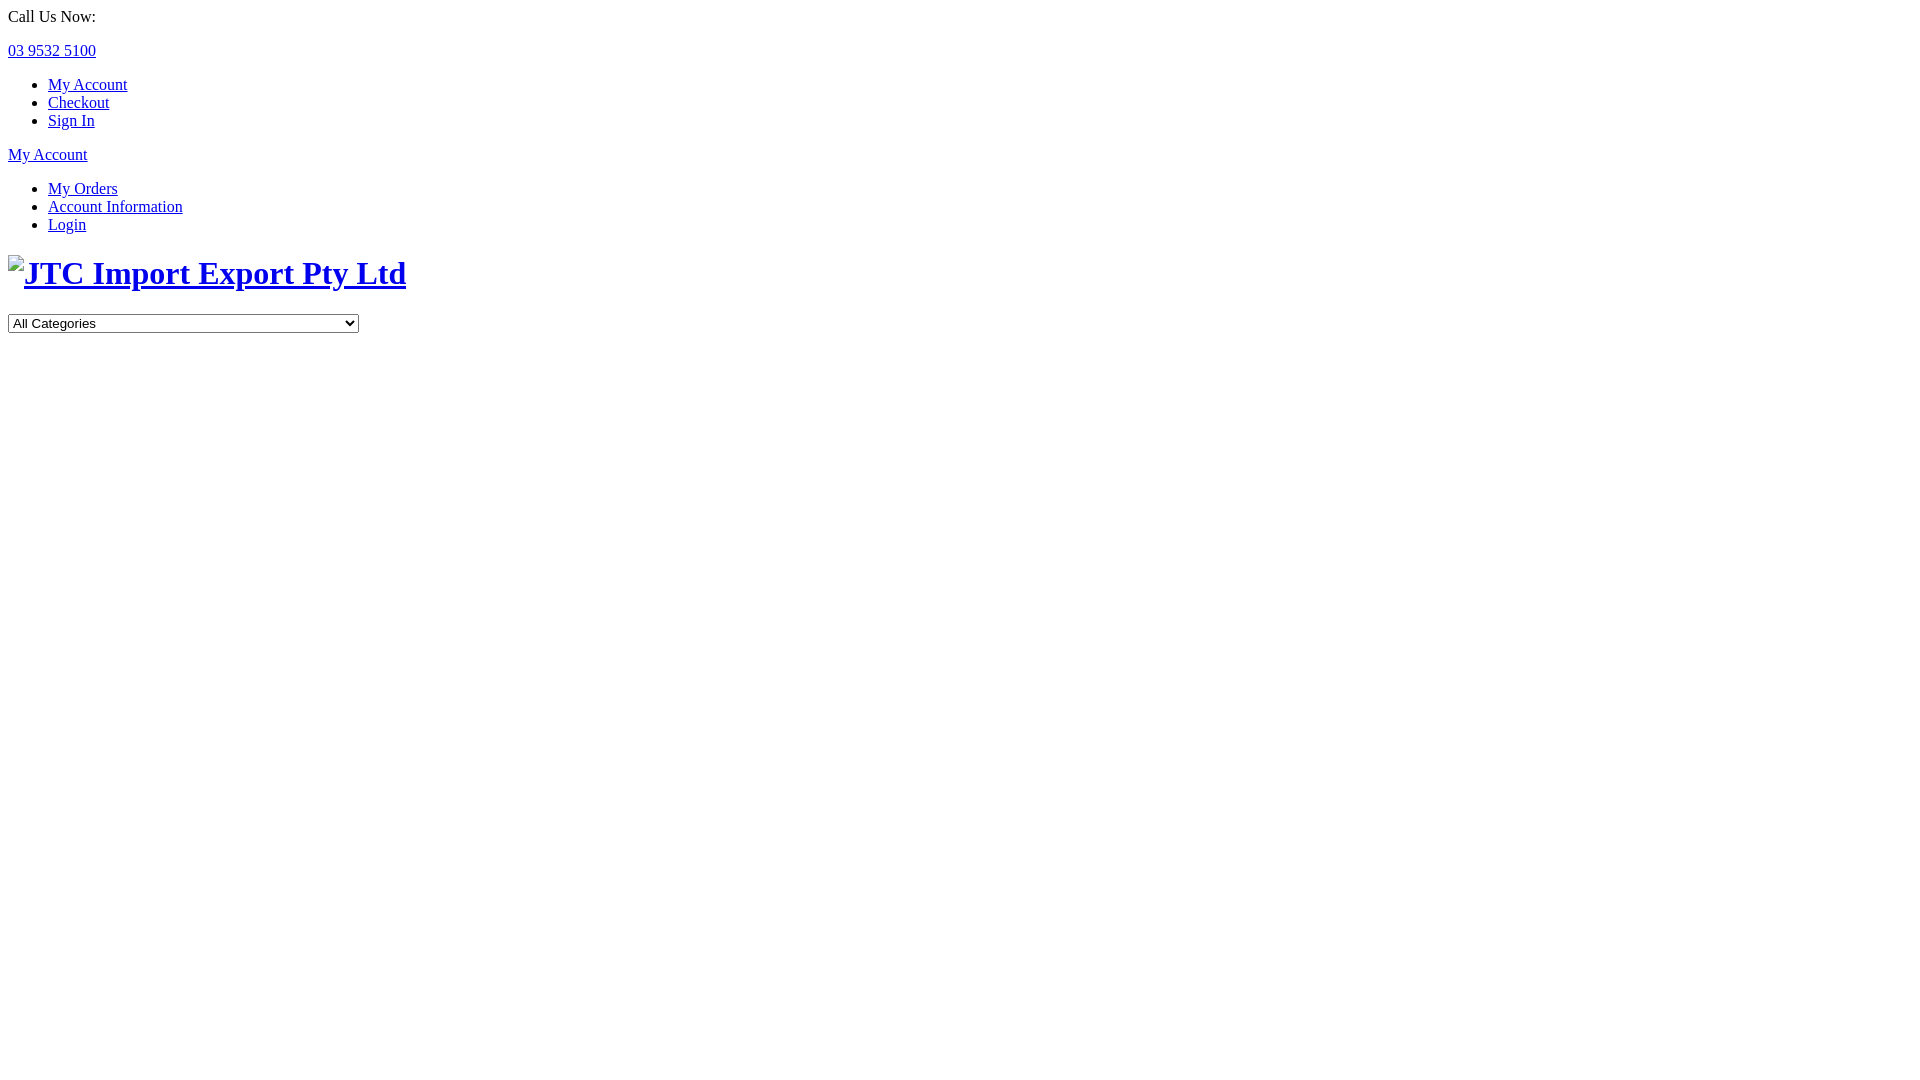 The width and height of the screenshot is (1920, 1080). I want to click on 'Checkout', so click(78, 102).